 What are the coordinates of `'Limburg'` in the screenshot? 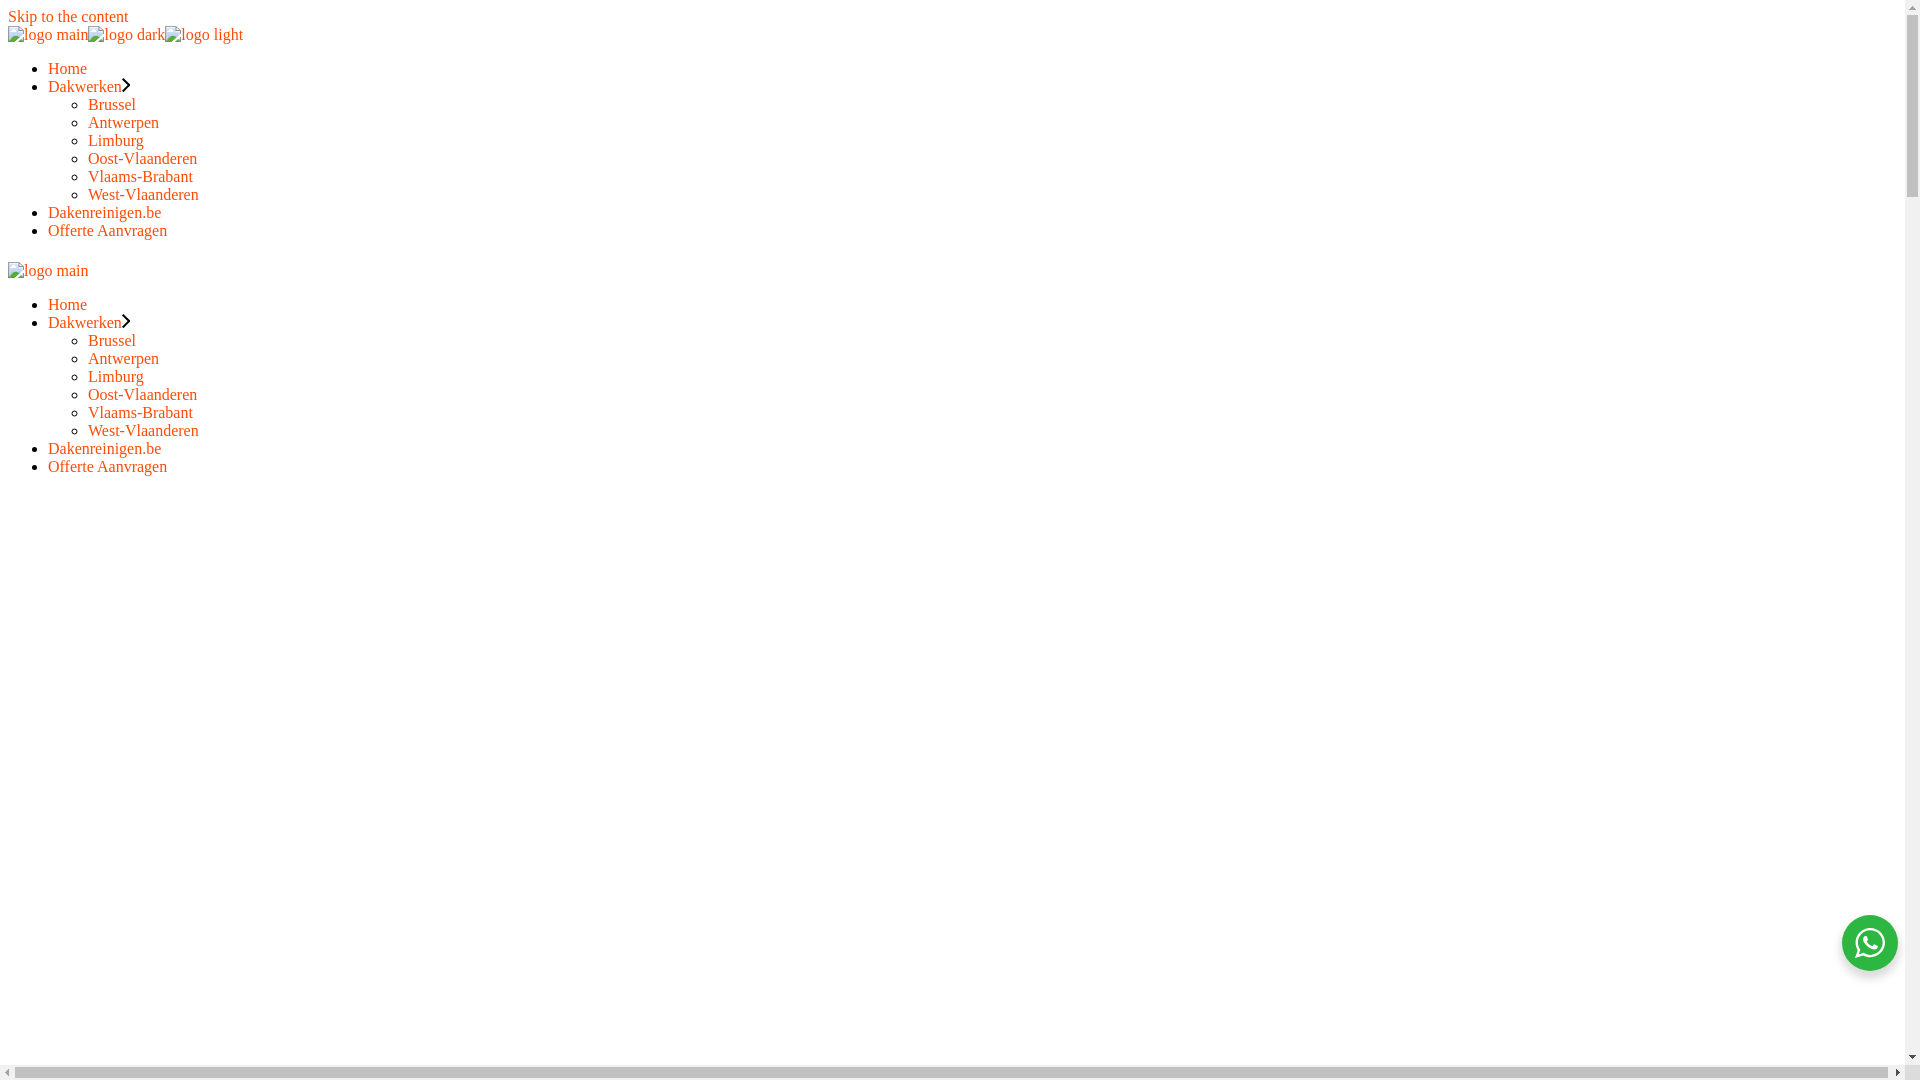 It's located at (114, 139).